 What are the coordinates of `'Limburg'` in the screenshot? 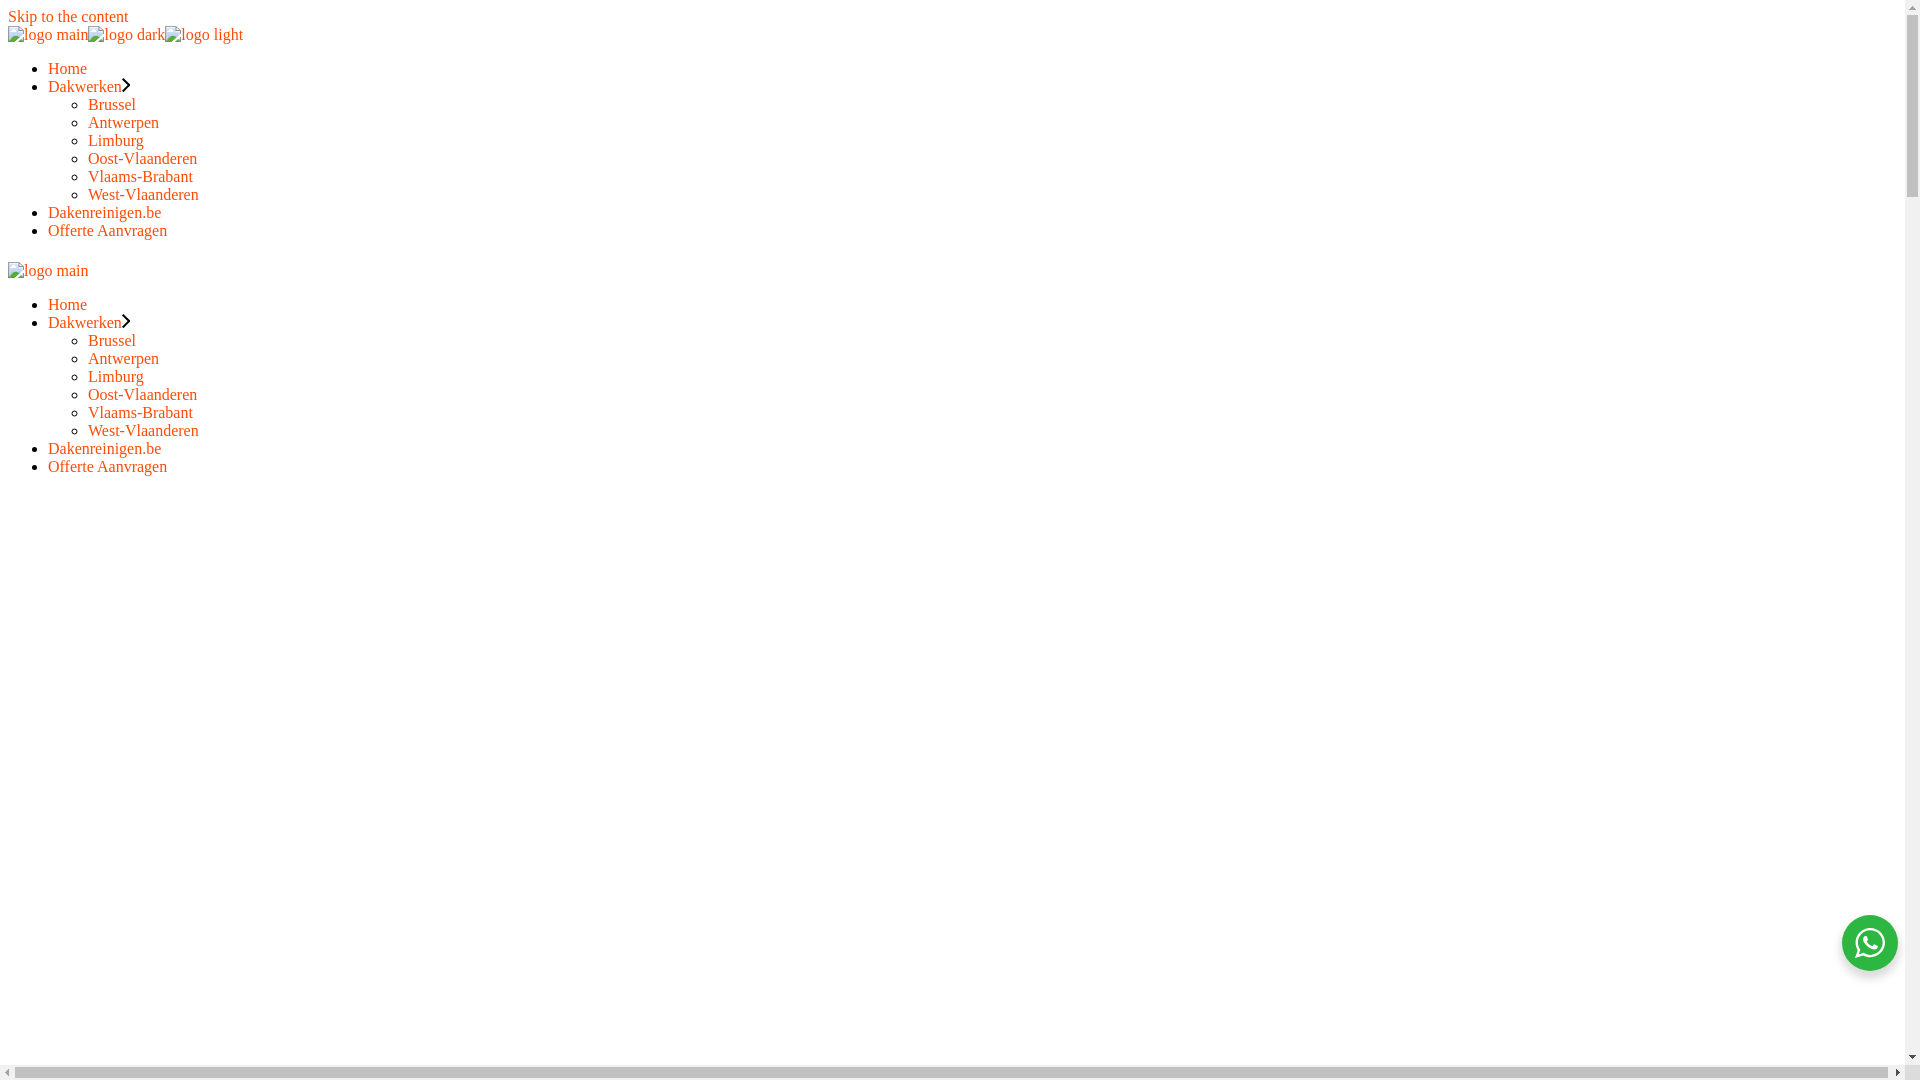 It's located at (114, 139).